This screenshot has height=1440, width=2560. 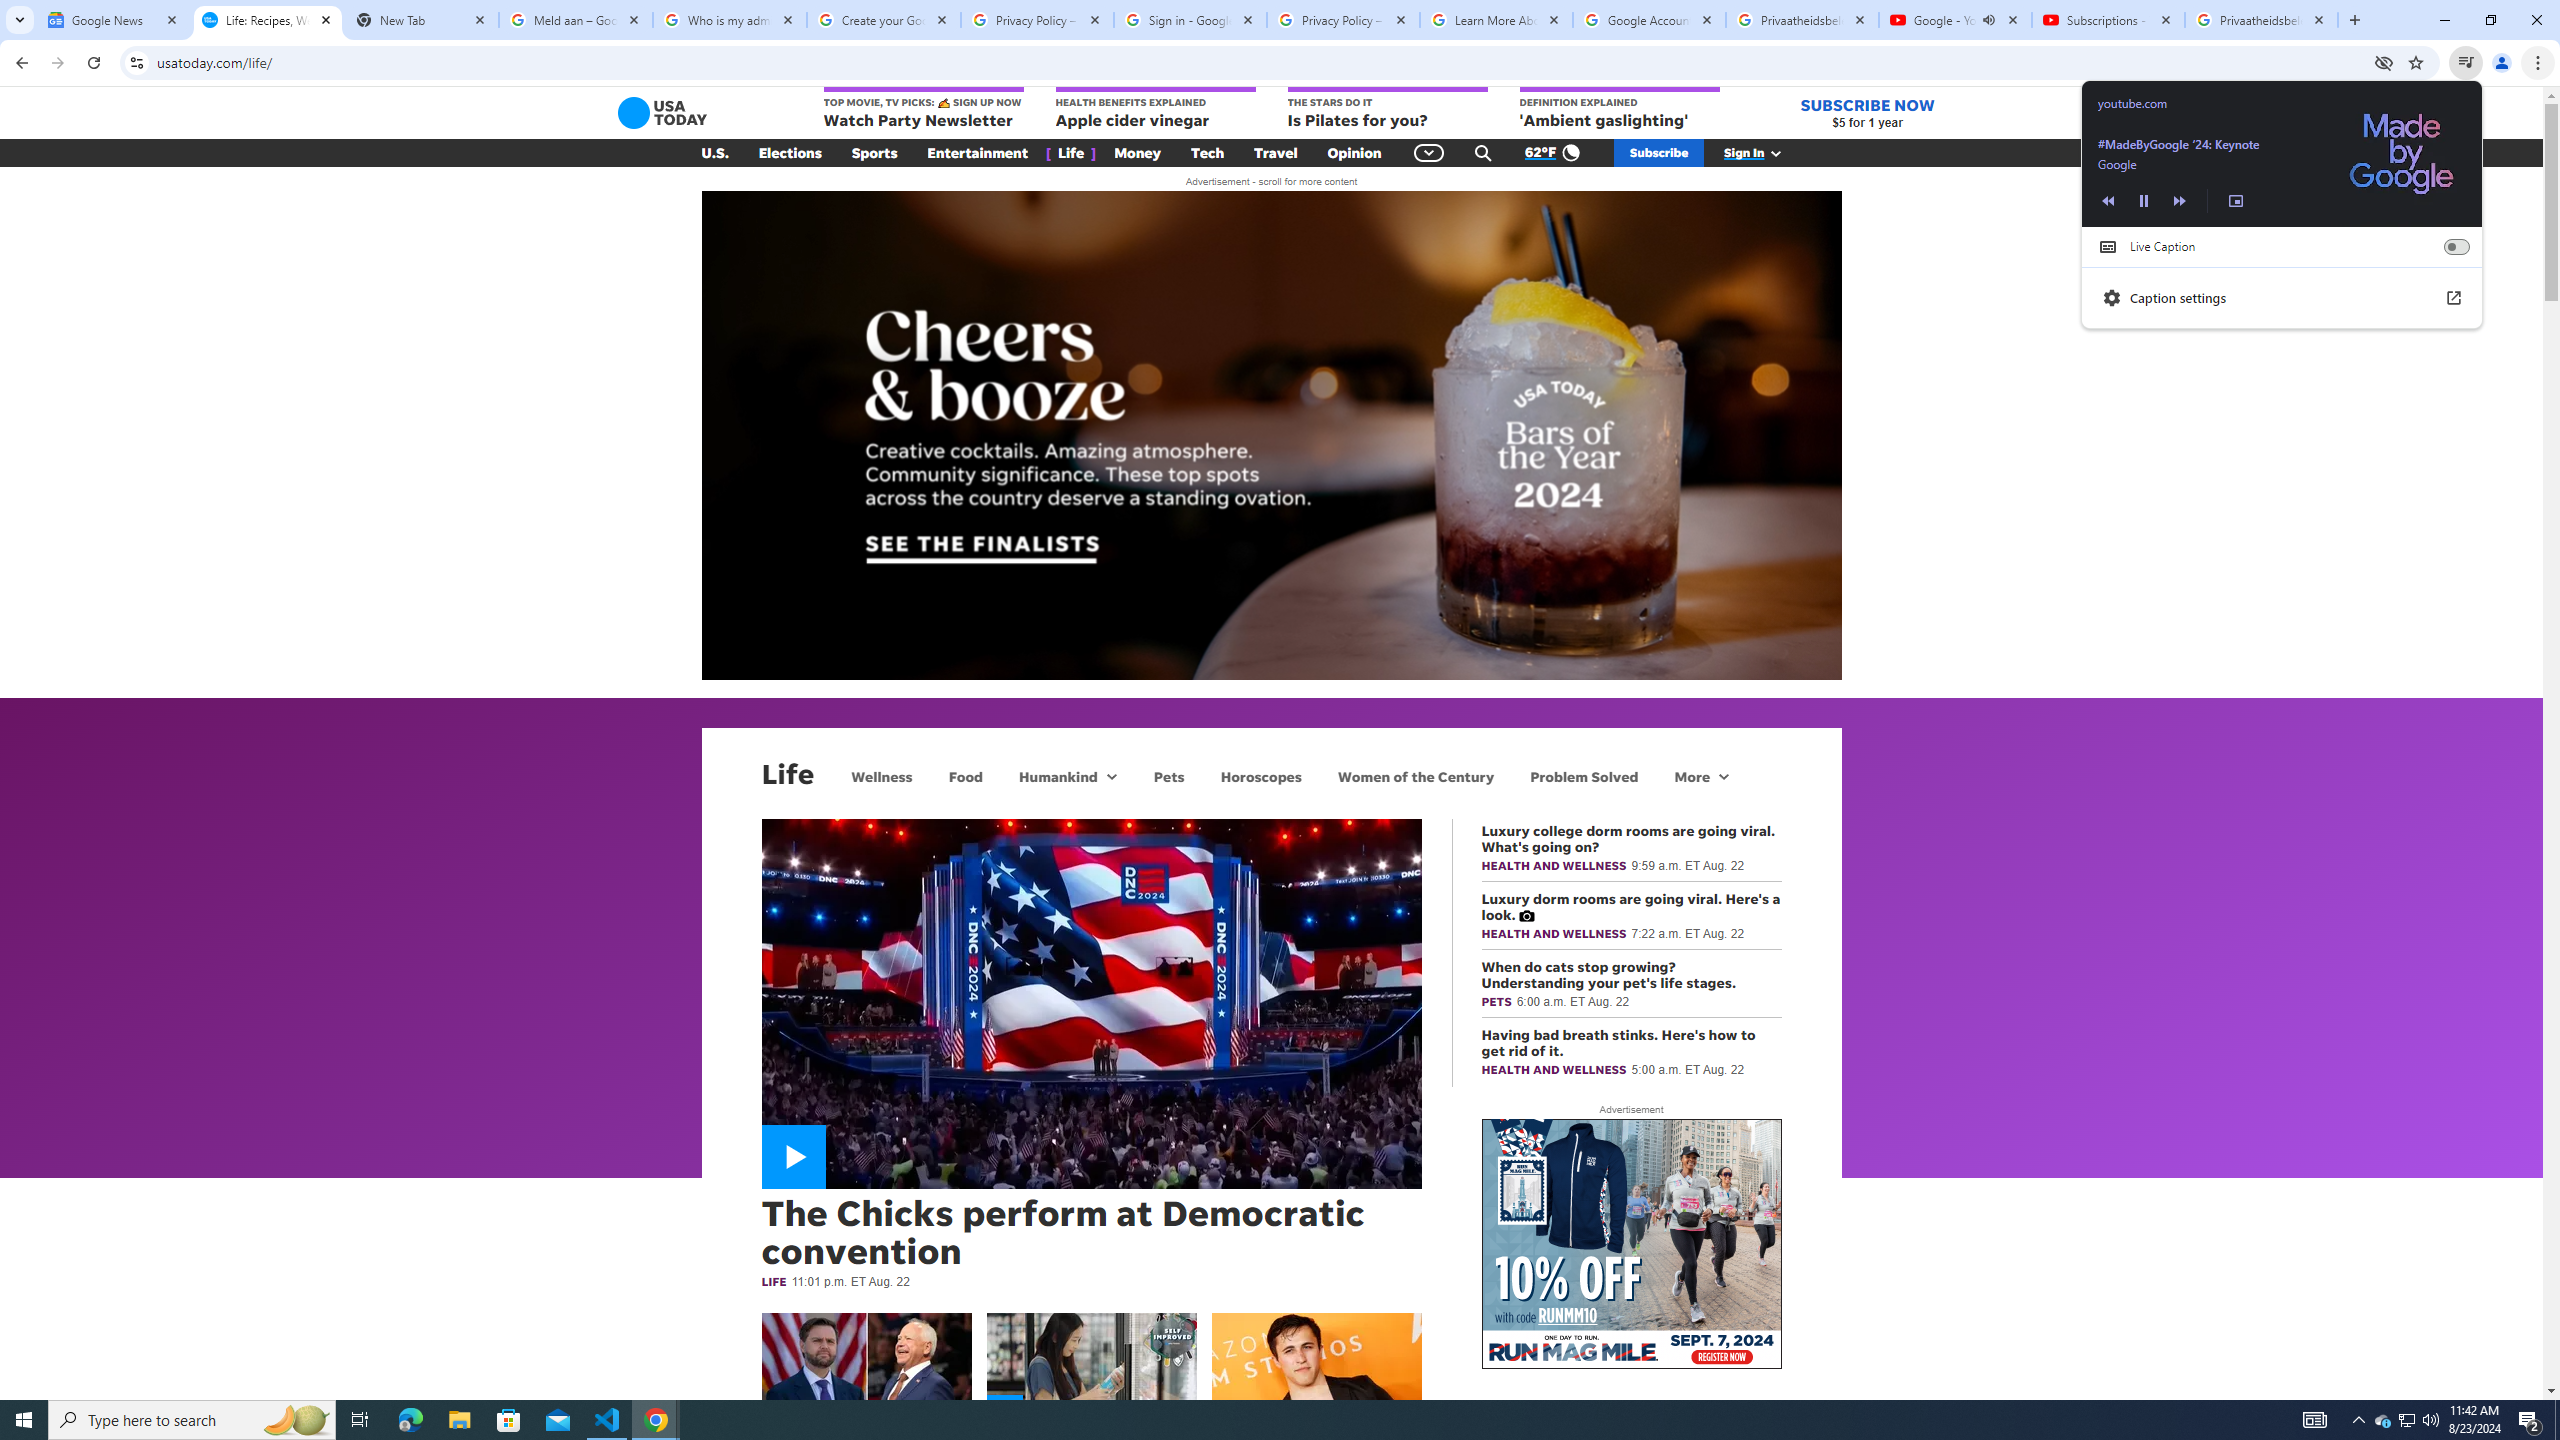 I want to click on 'USA TODAY', so click(x=663, y=112).